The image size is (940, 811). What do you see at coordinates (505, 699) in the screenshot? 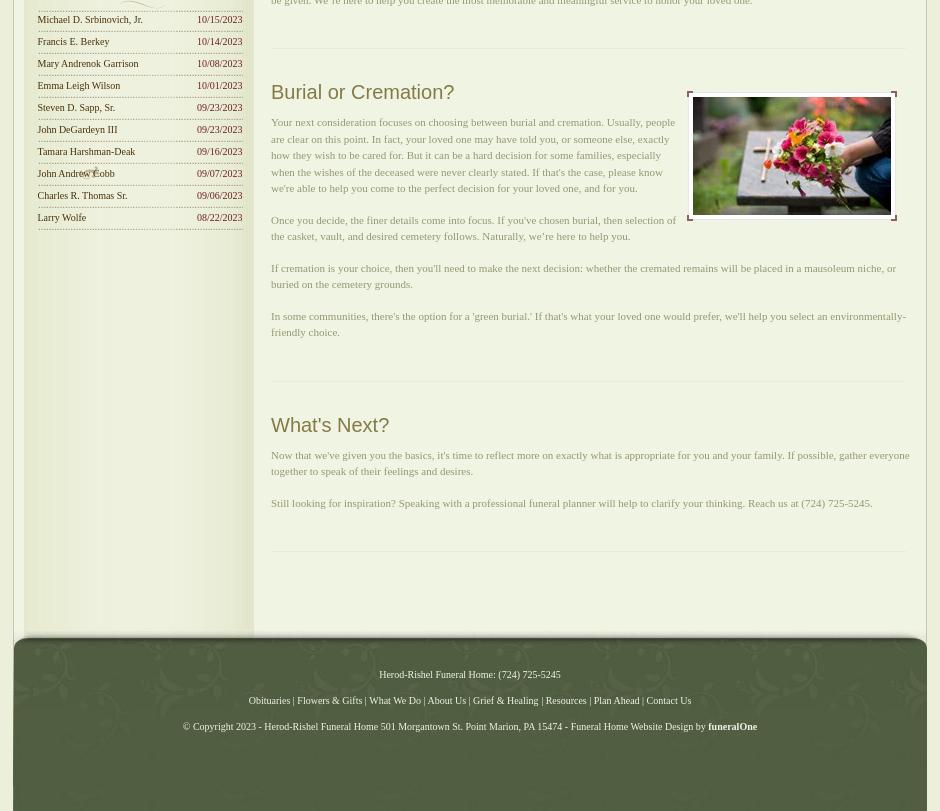
I see `'Grief & Healing'` at bounding box center [505, 699].